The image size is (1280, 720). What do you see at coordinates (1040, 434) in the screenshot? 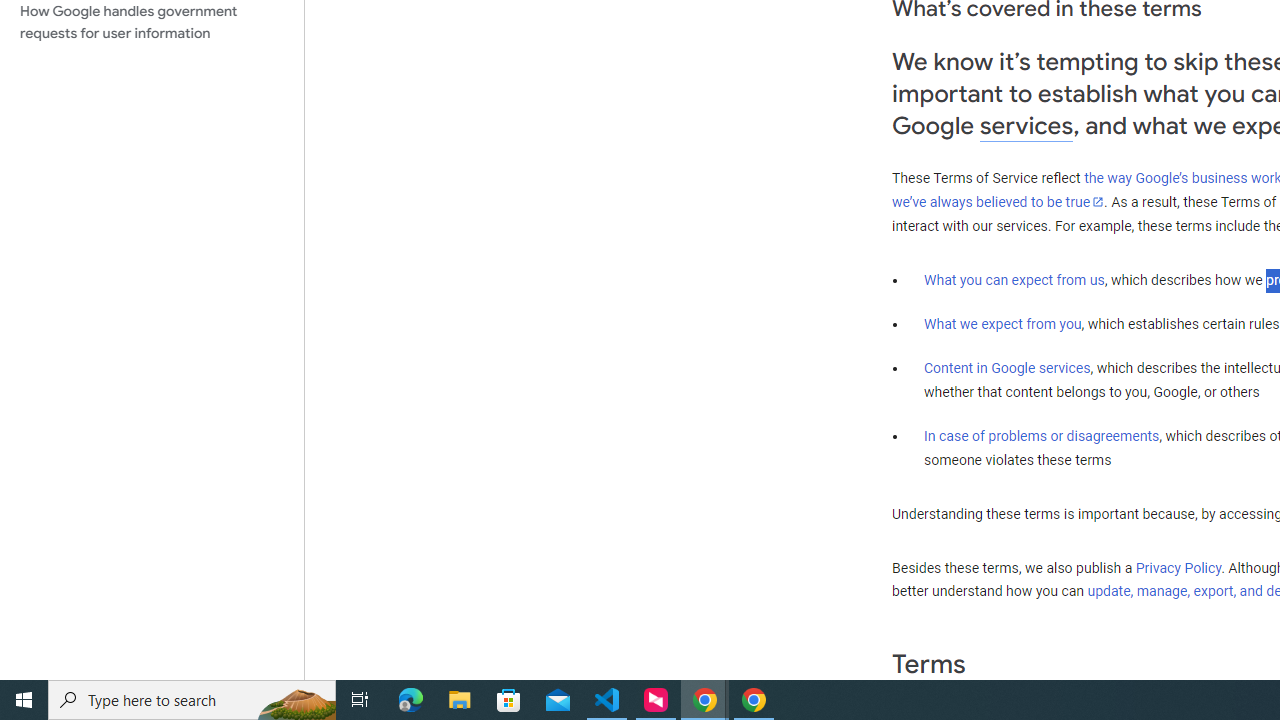
I see `'In case of problems or disagreements'` at bounding box center [1040, 434].